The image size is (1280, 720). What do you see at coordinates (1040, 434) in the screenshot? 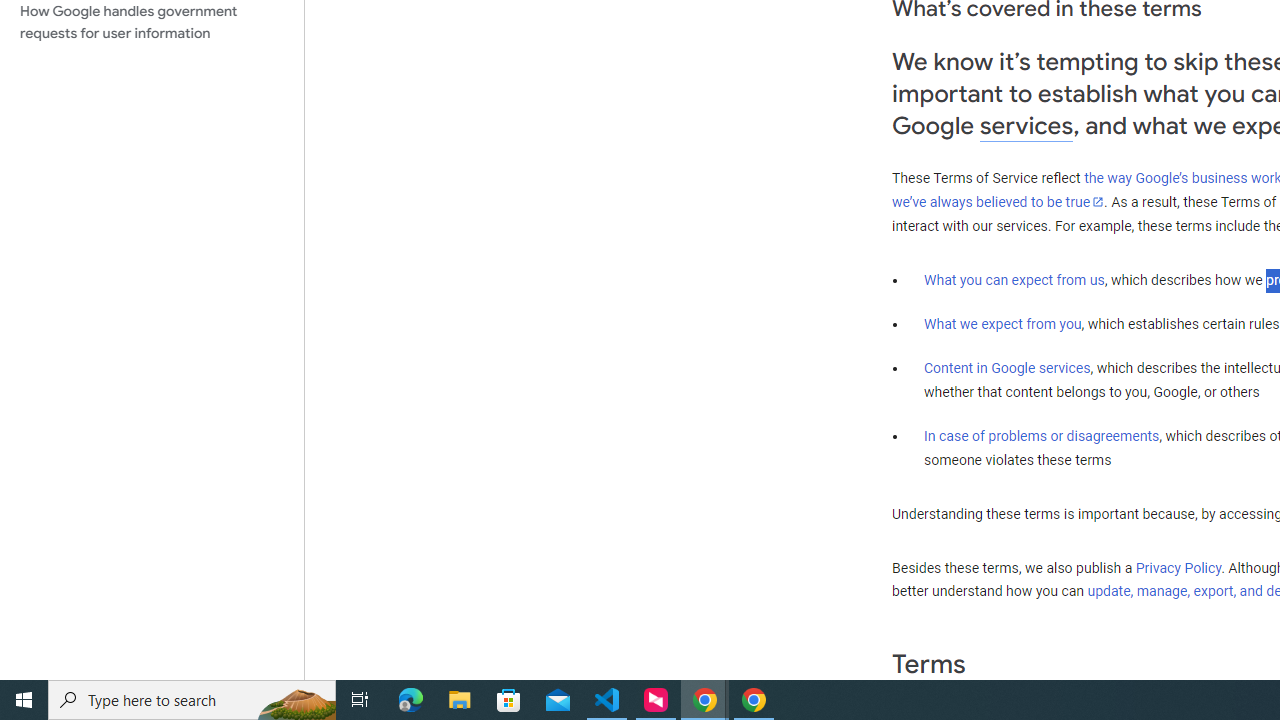
I see `'In case of problems or disagreements'` at bounding box center [1040, 434].